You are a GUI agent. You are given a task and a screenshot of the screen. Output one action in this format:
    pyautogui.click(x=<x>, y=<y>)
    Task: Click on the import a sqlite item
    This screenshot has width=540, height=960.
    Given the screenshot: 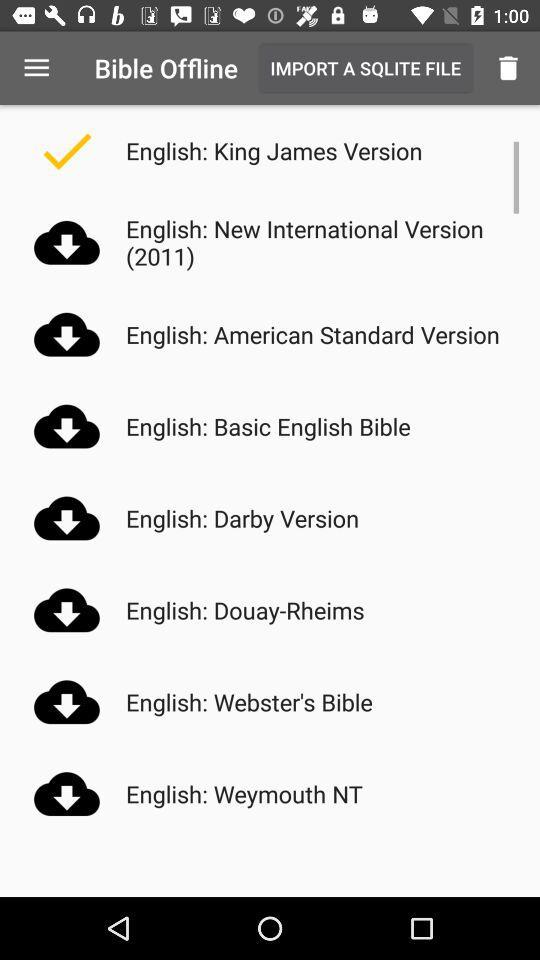 What is the action you would take?
    pyautogui.click(x=364, y=68)
    